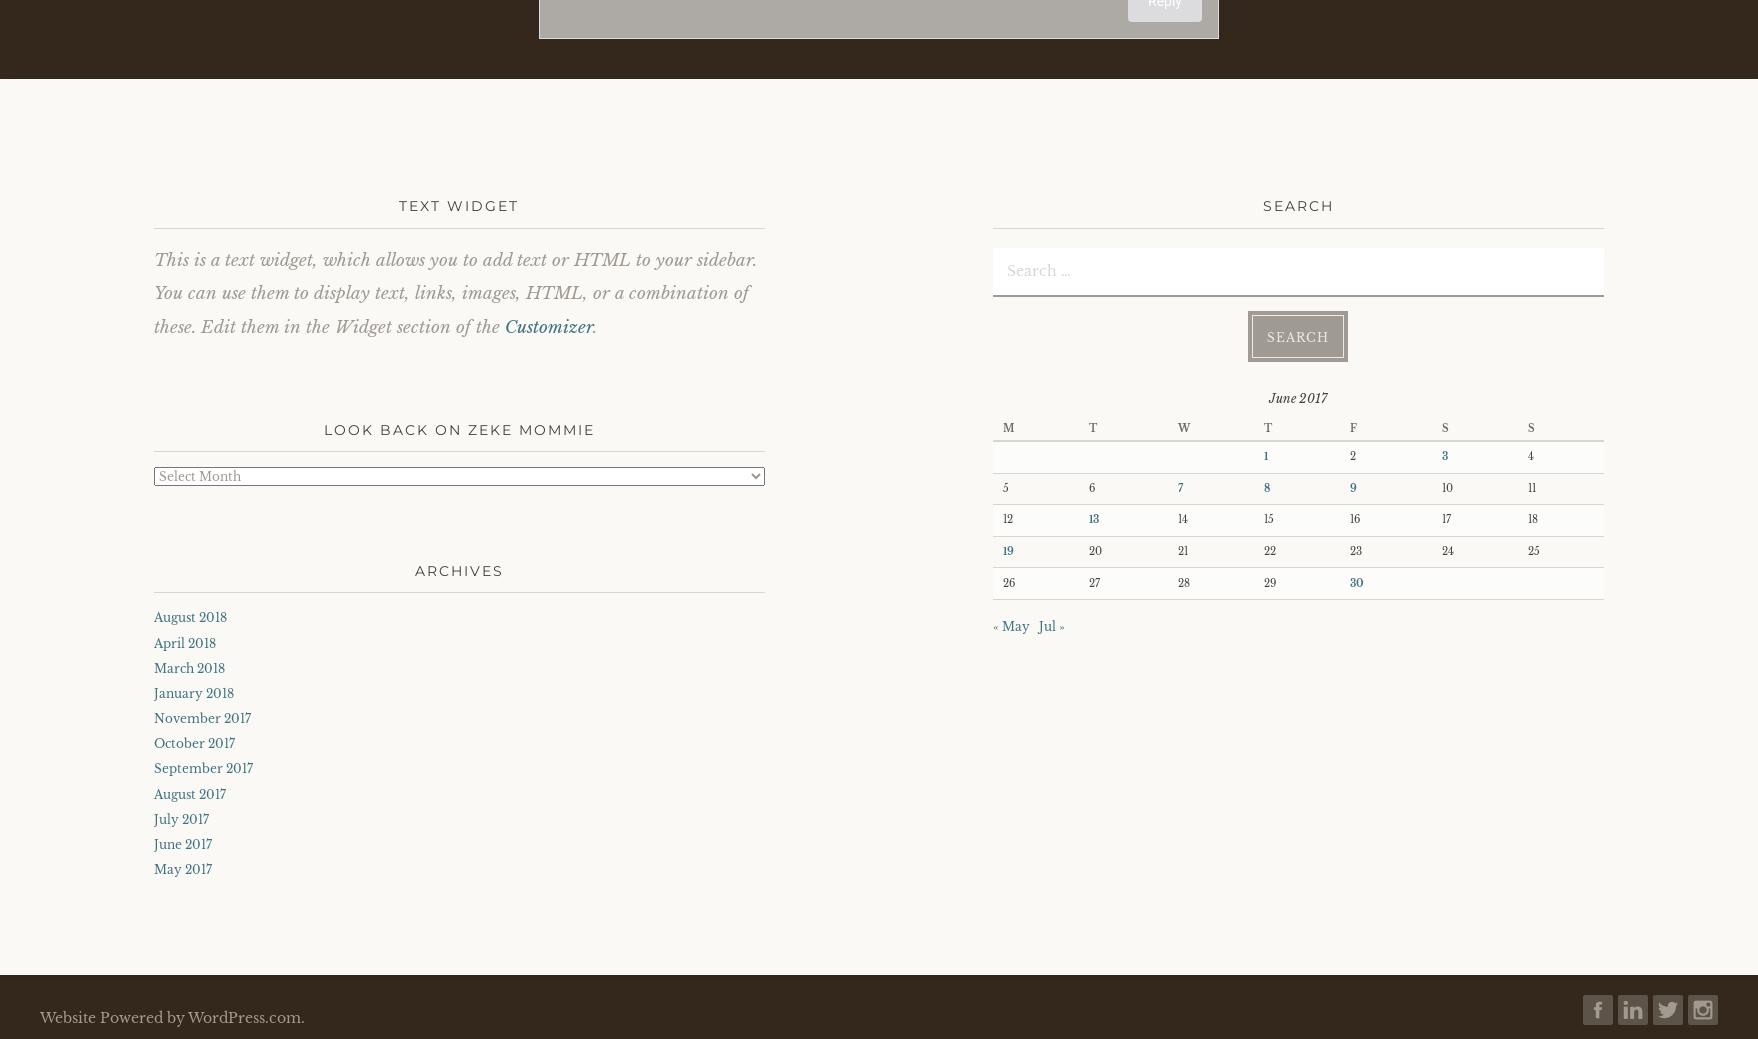  What do you see at coordinates (458, 206) in the screenshot?
I see `'Text Widget'` at bounding box center [458, 206].